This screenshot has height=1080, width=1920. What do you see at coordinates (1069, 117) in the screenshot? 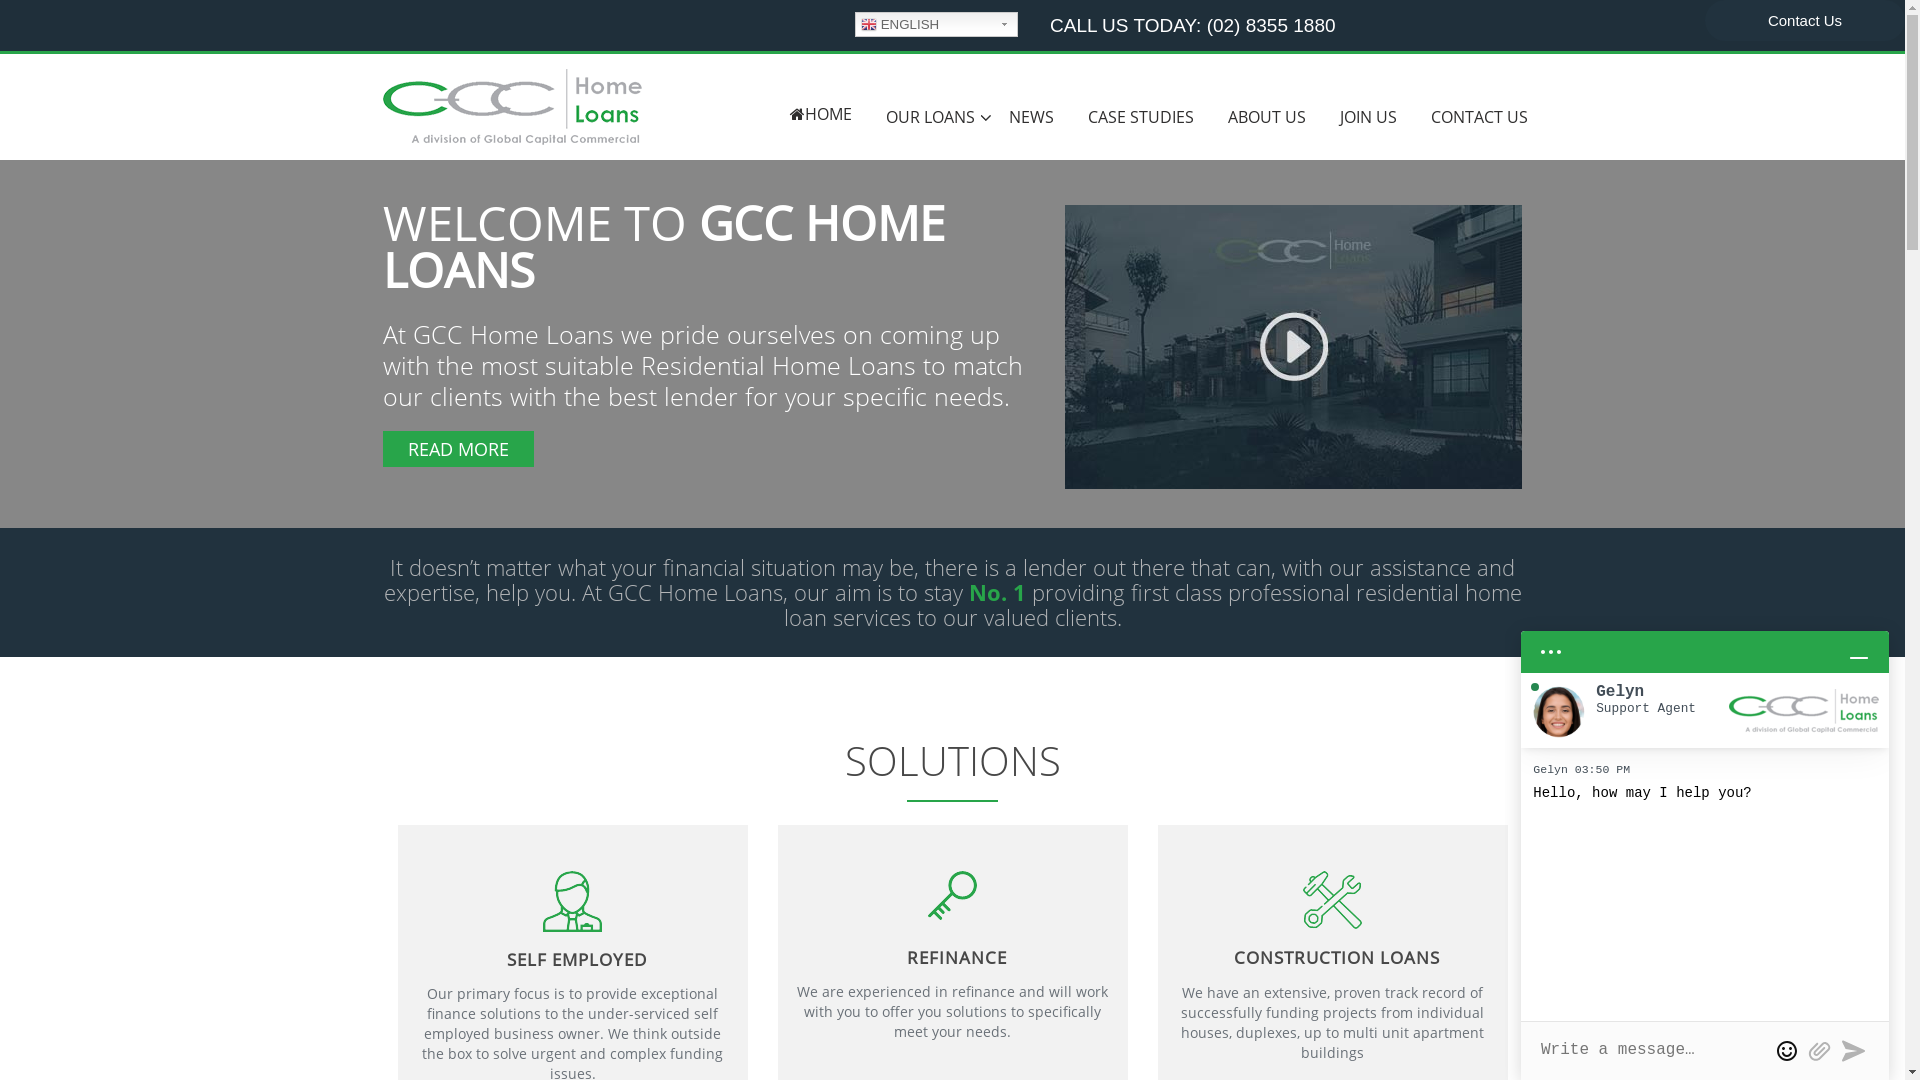
I see `'CASE STUDIES'` at bounding box center [1069, 117].